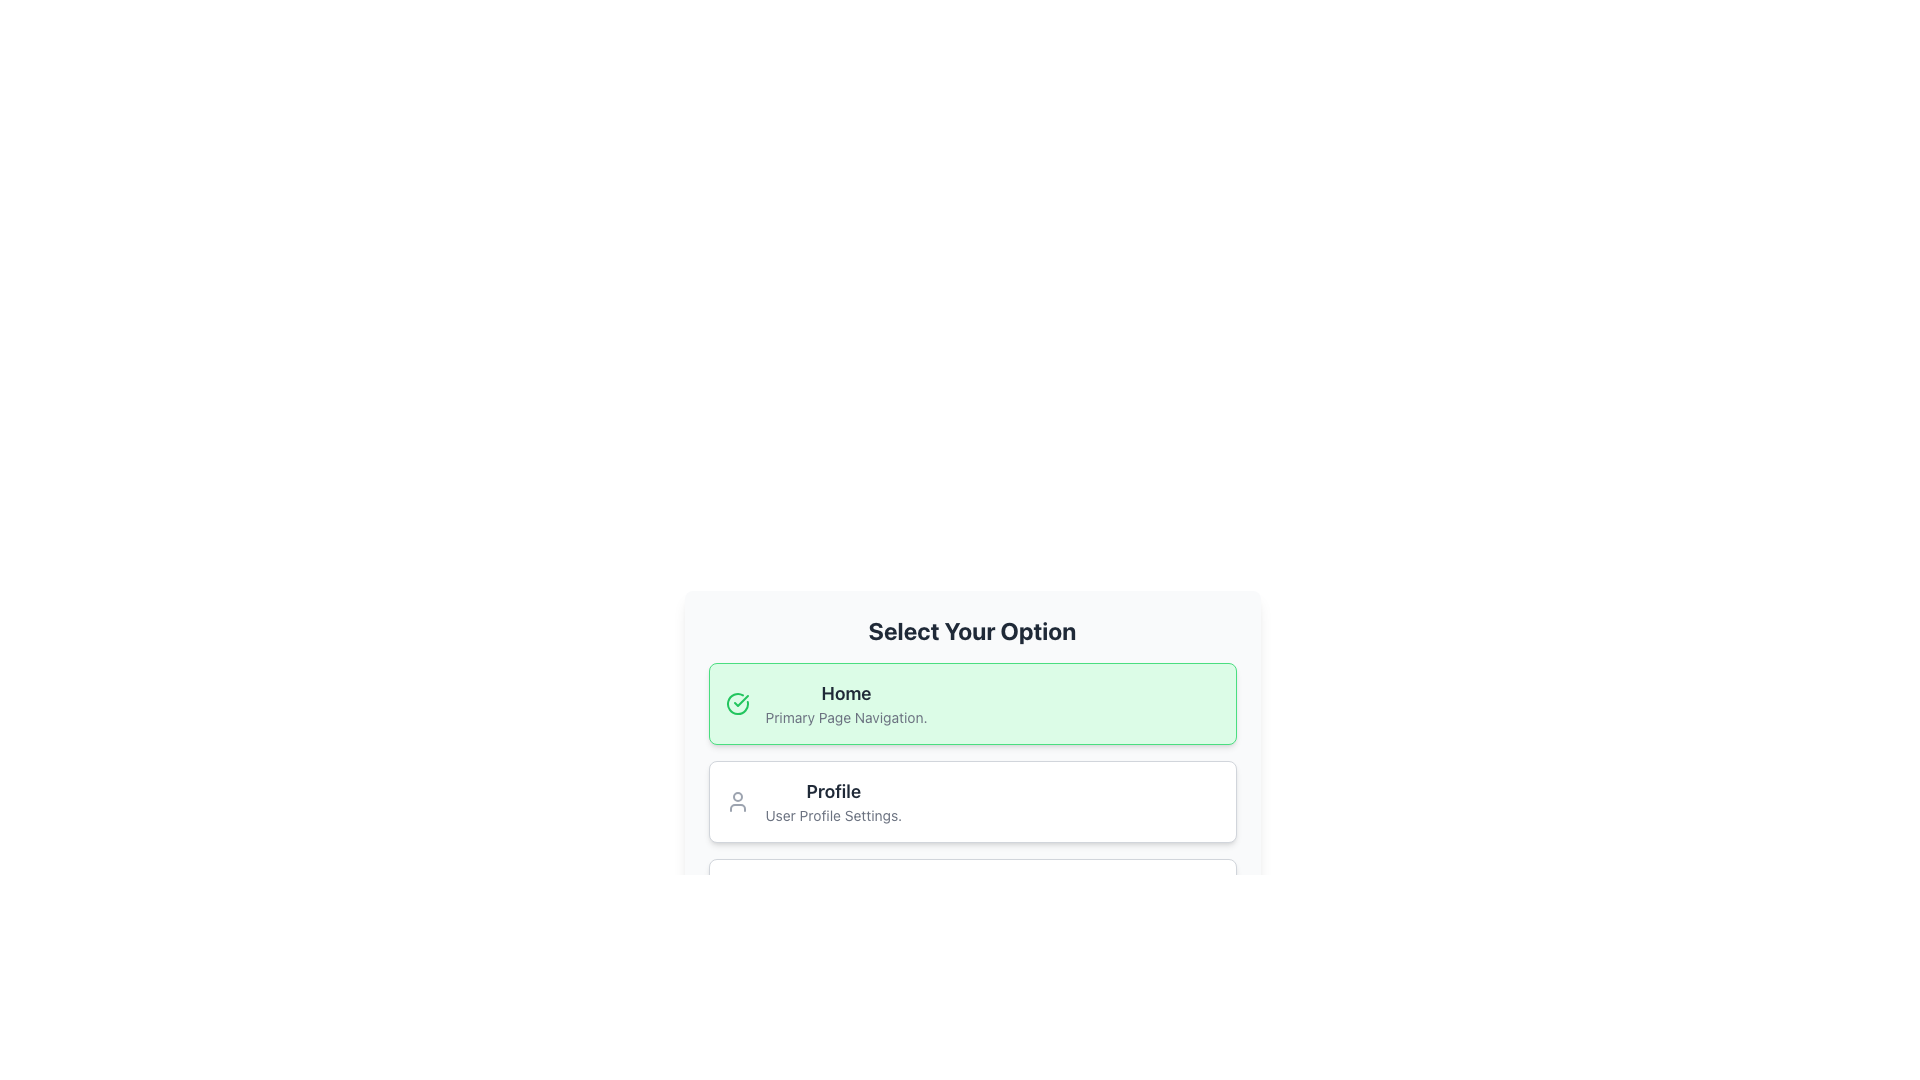  Describe the element at coordinates (972, 703) in the screenshot. I see `the navigational button located directly above the 'Profile' button in the list of options under the heading 'Select Your Option'` at that location.